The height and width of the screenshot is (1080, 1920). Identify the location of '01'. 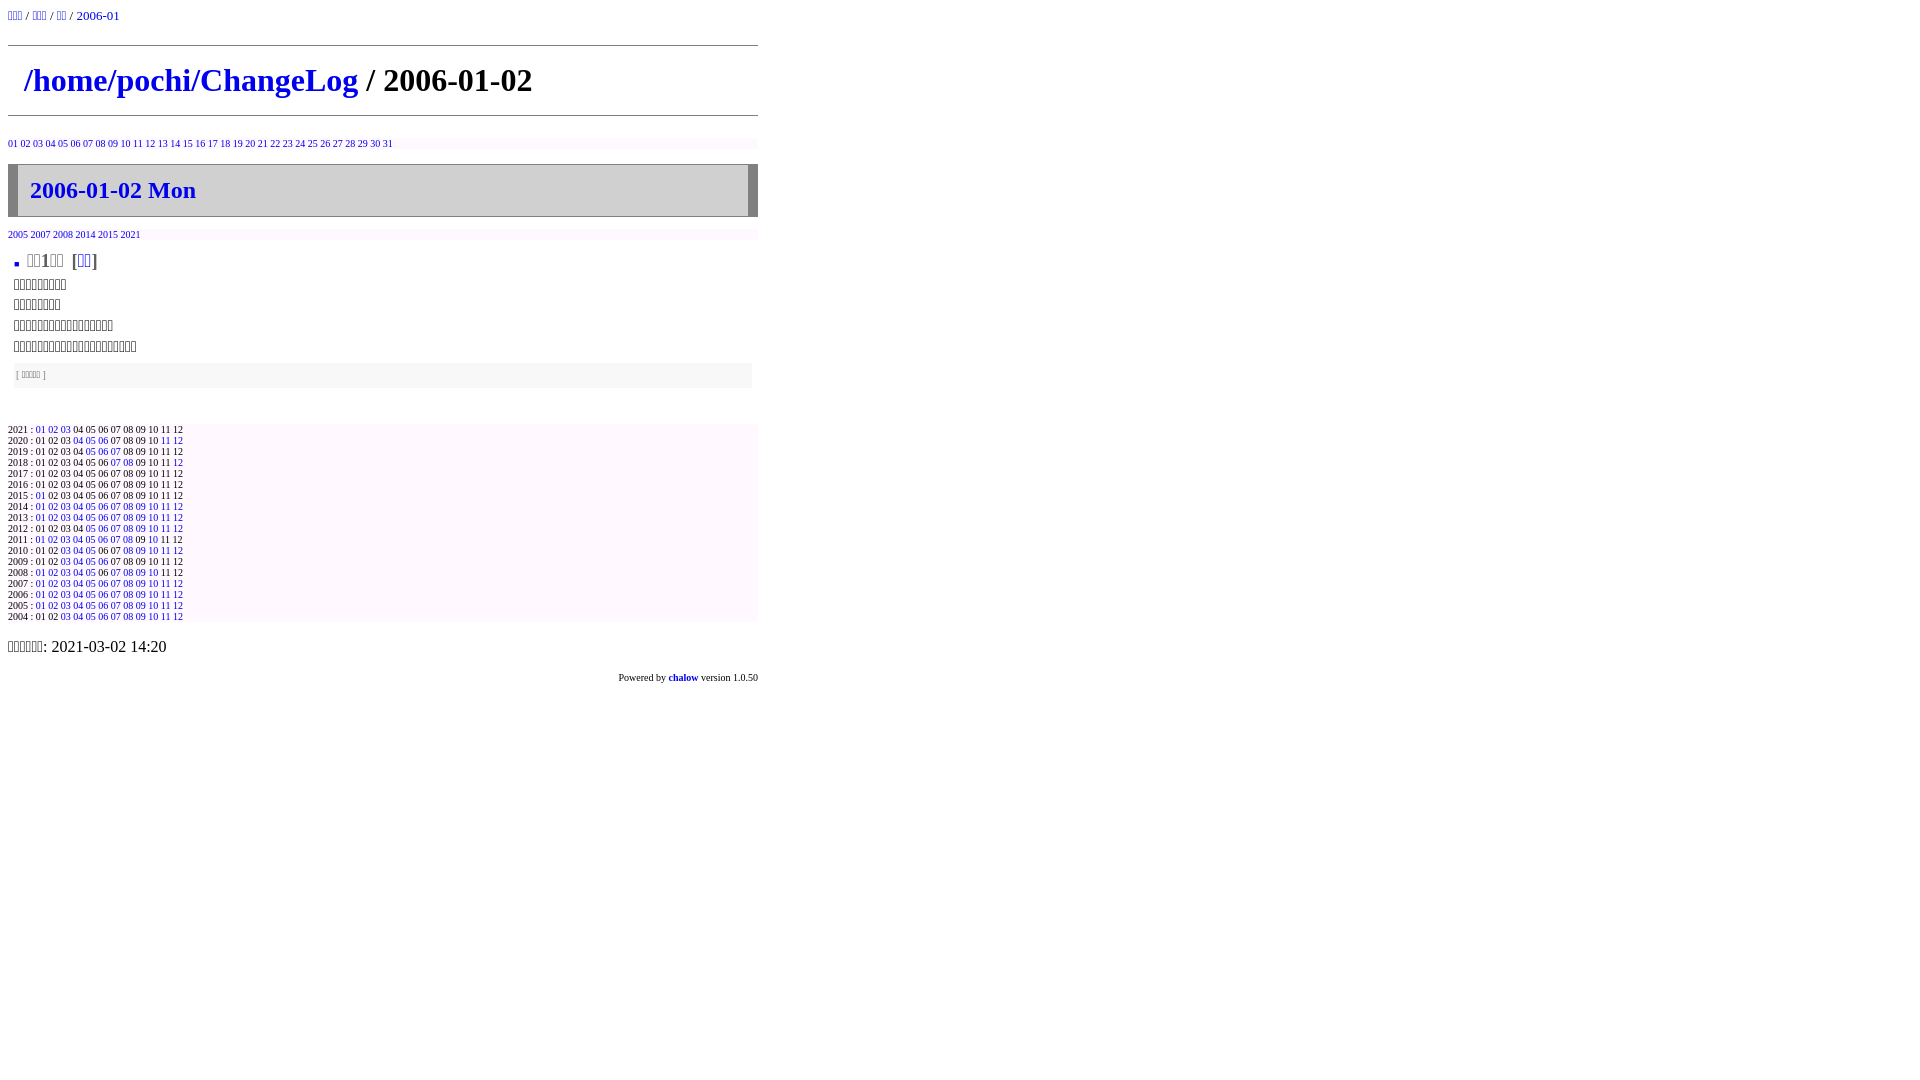
(39, 538).